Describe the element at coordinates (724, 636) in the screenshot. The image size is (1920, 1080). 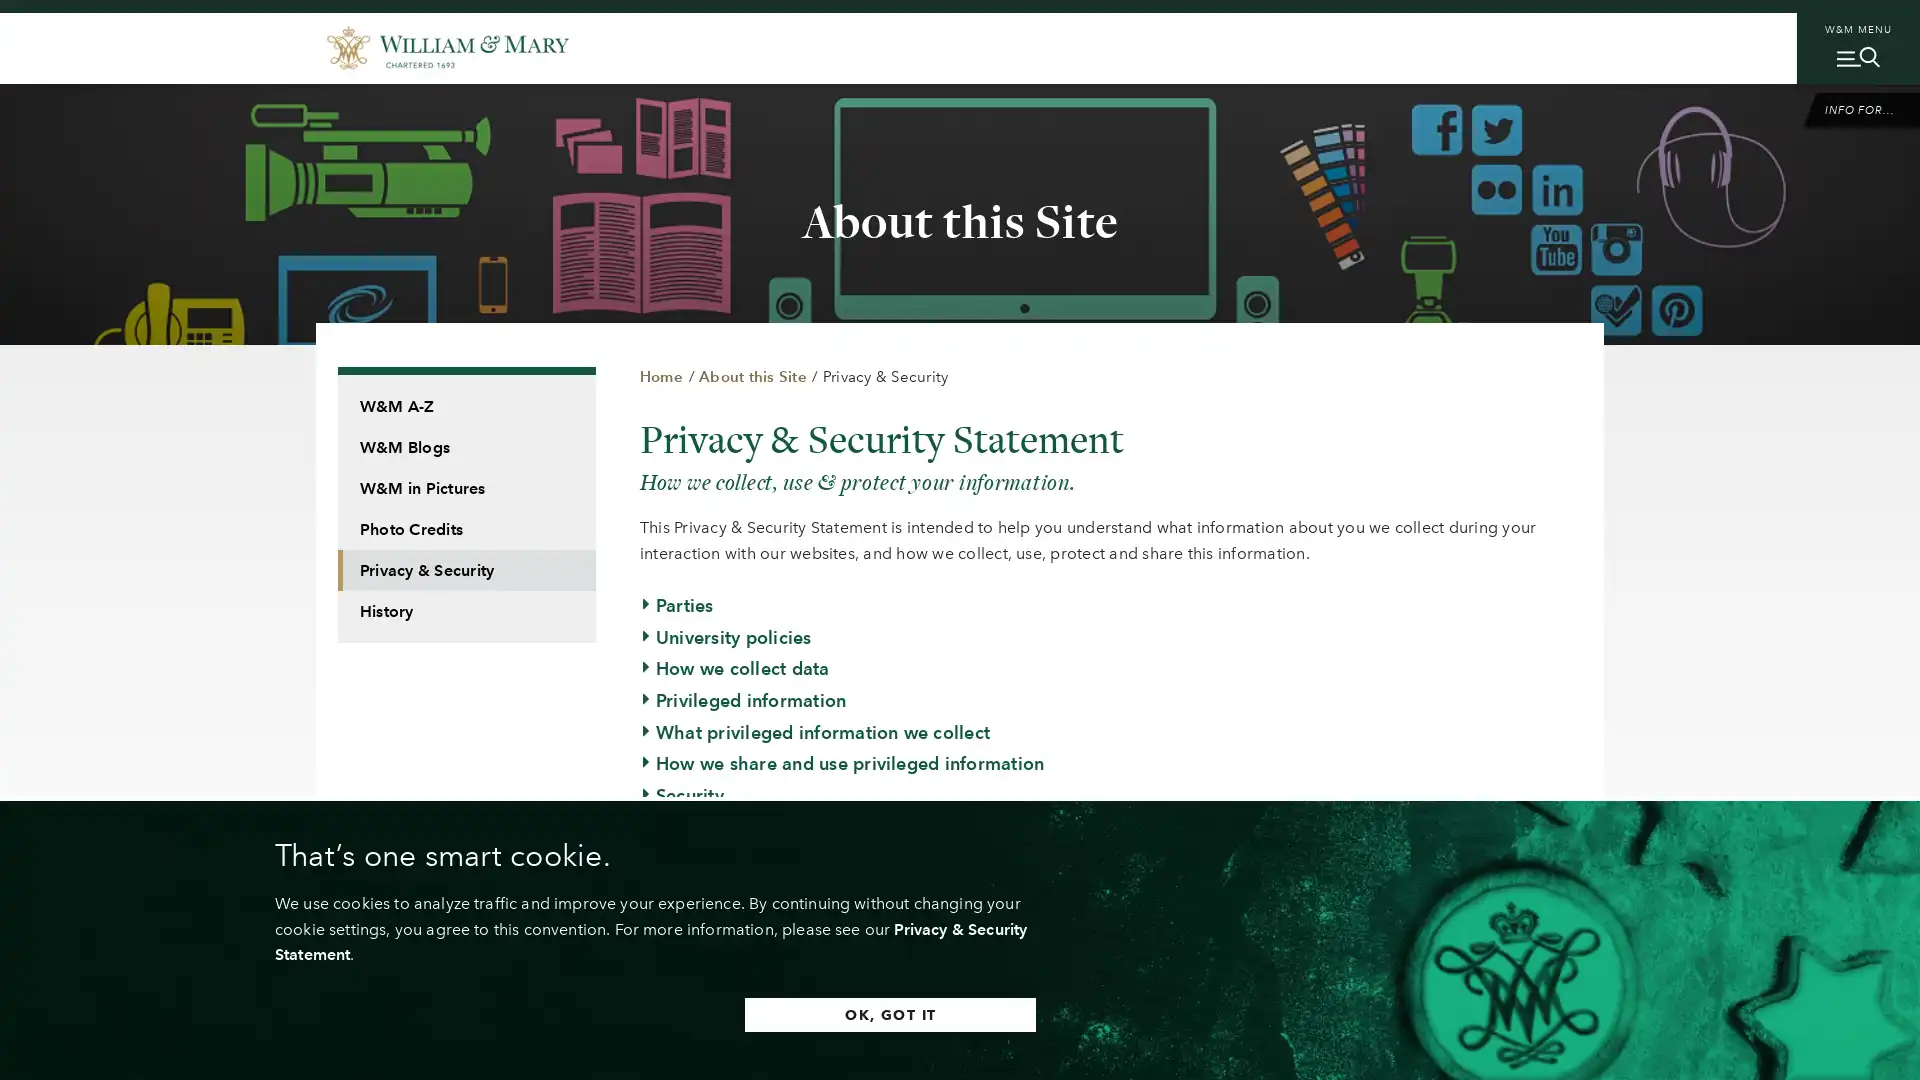
I see `University policies` at that location.